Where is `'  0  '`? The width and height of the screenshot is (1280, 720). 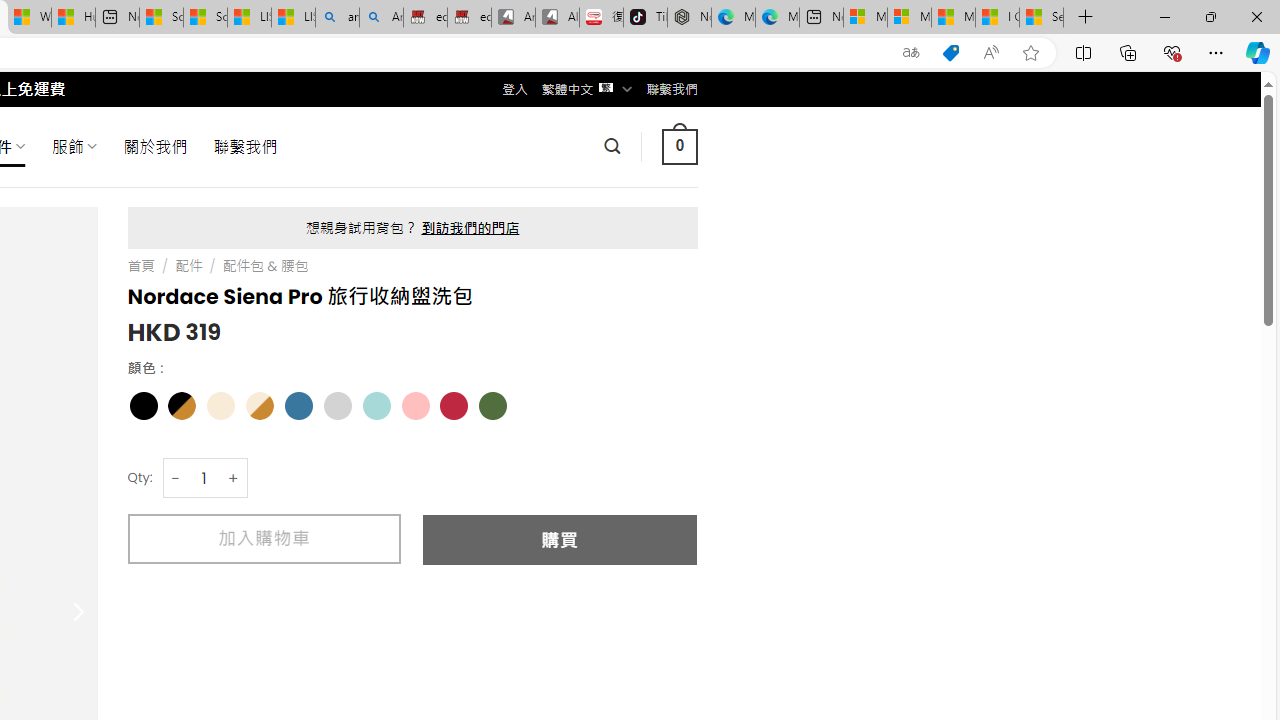
'  0  ' is located at coordinates (679, 145).